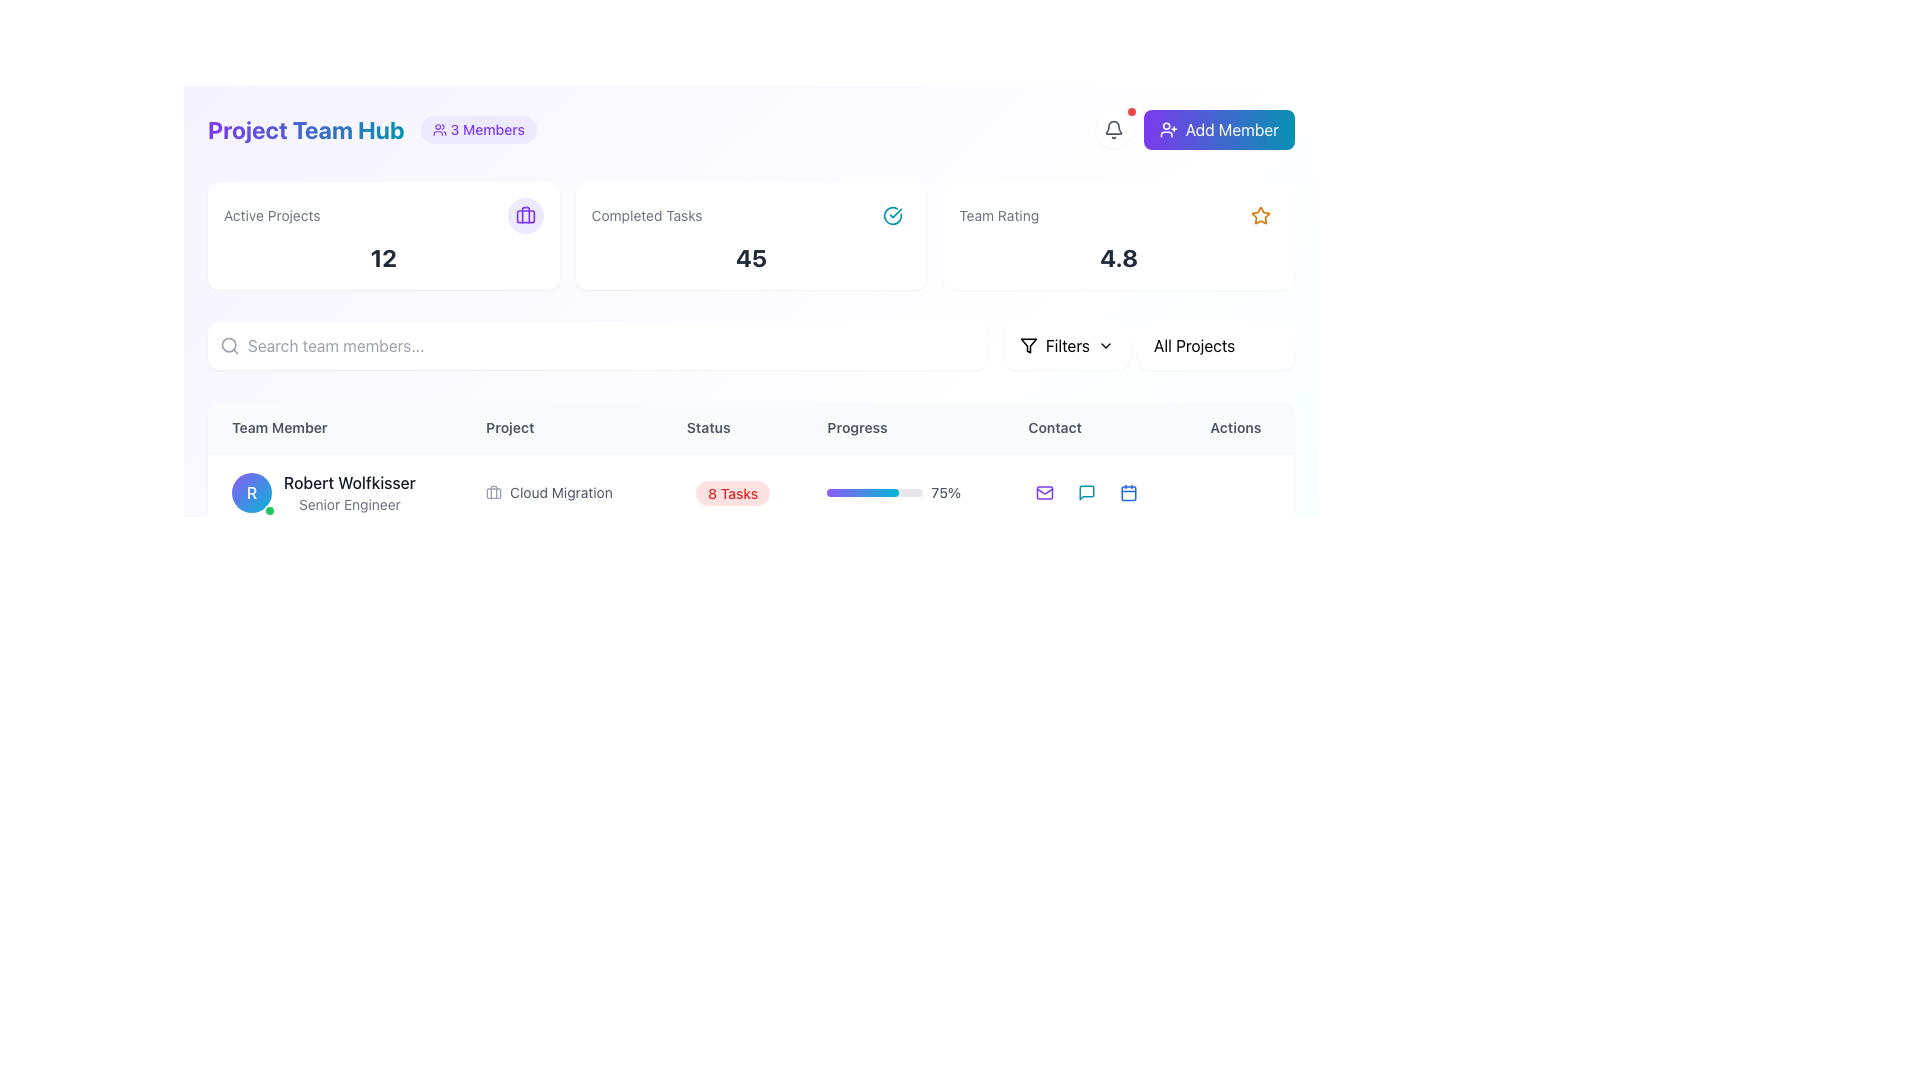 This screenshot has width=1920, height=1080. I want to click on the text label displaying 'Active Projects' located at the top-left area of the section within the UI, so click(271, 216).